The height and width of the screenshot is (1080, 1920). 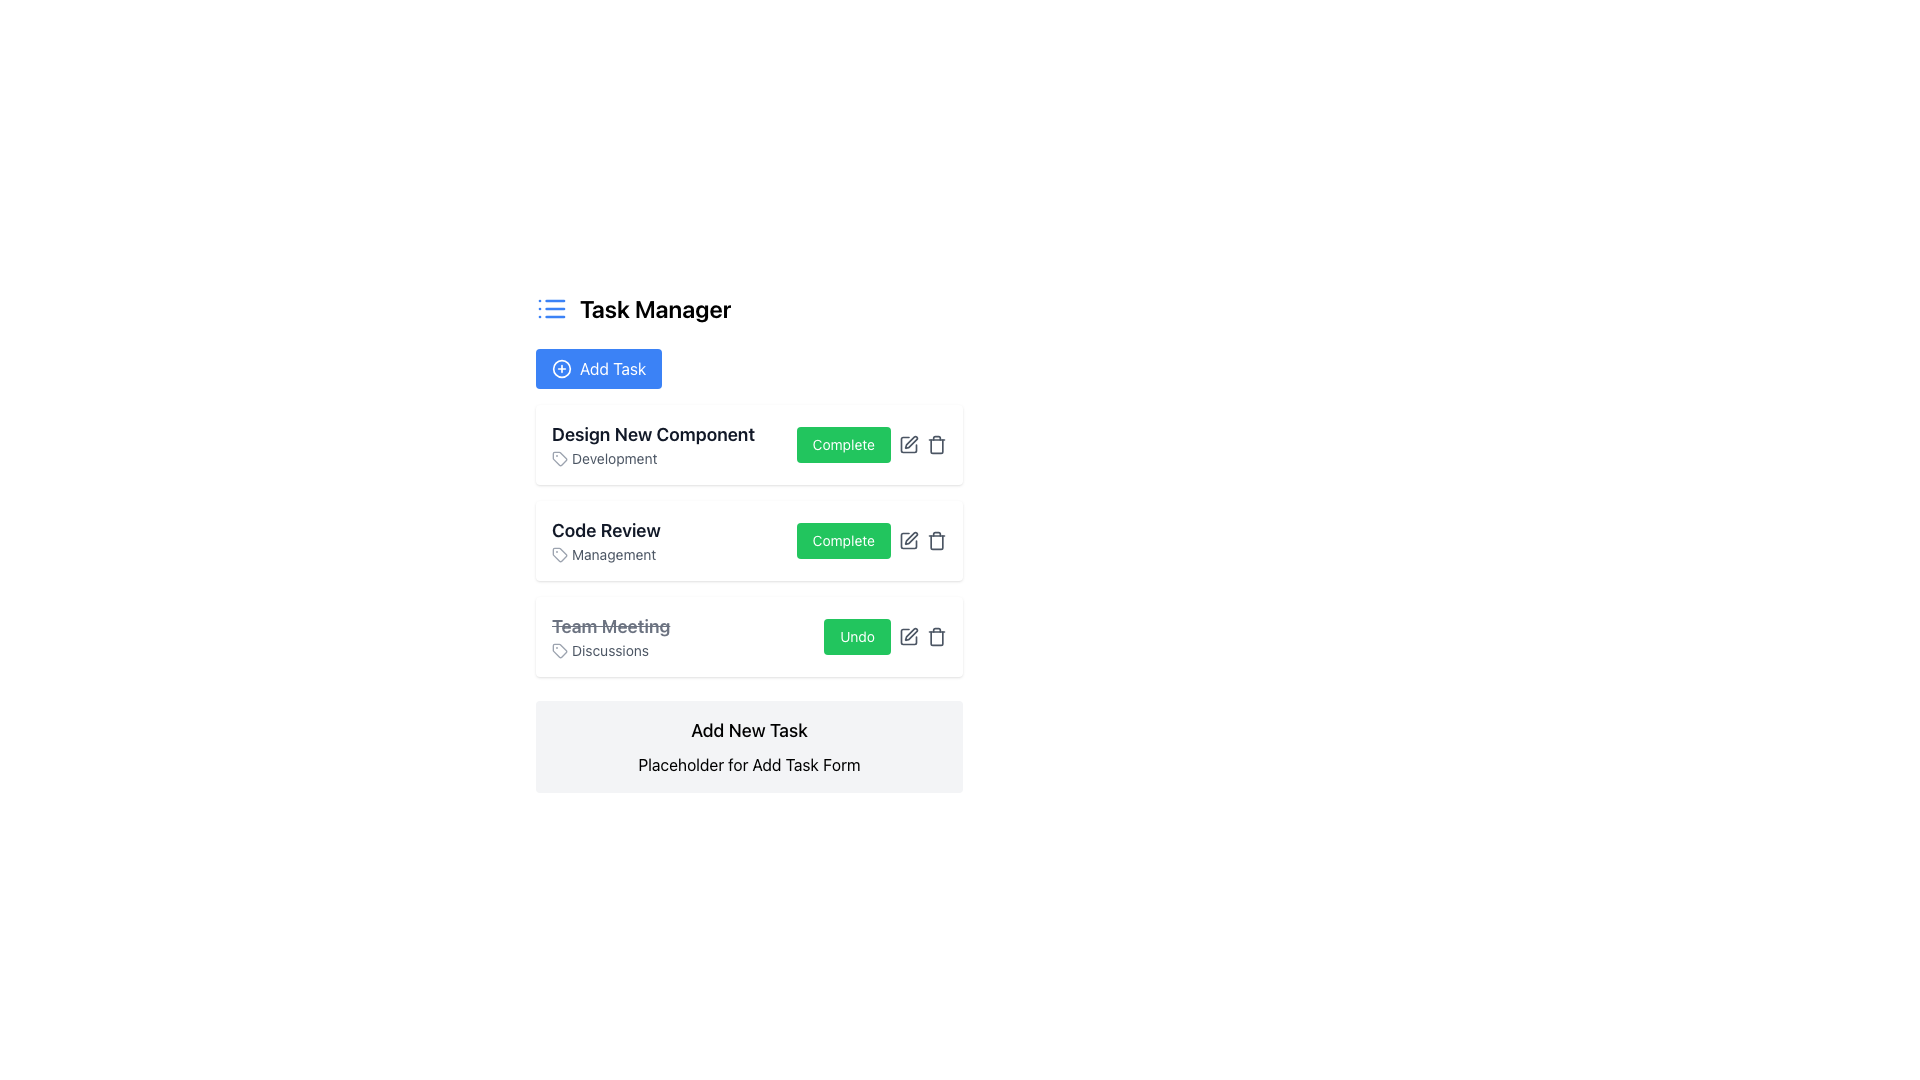 I want to click on the pencil-shaped edit button located to the right of the 'Undo' button in the 'Team Meeting' task row to initiate editing, so click(x=907, y=636).